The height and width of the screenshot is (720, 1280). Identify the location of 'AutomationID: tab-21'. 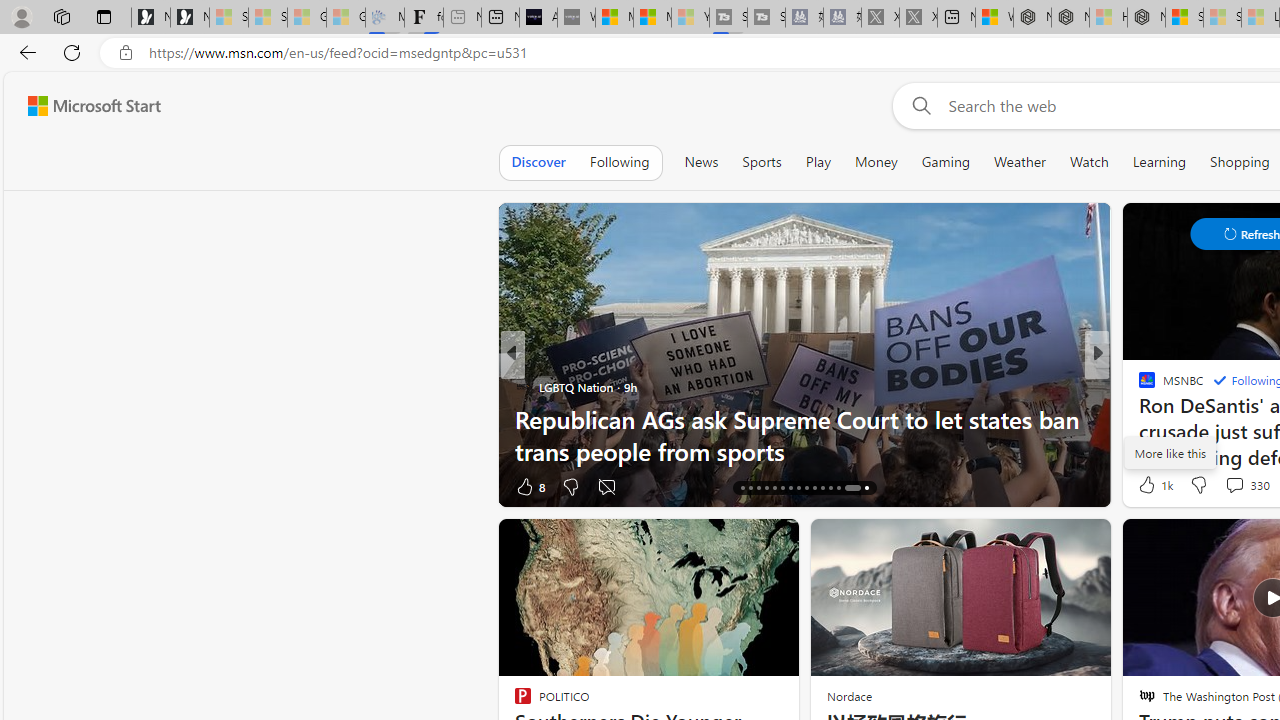
(781, 488).